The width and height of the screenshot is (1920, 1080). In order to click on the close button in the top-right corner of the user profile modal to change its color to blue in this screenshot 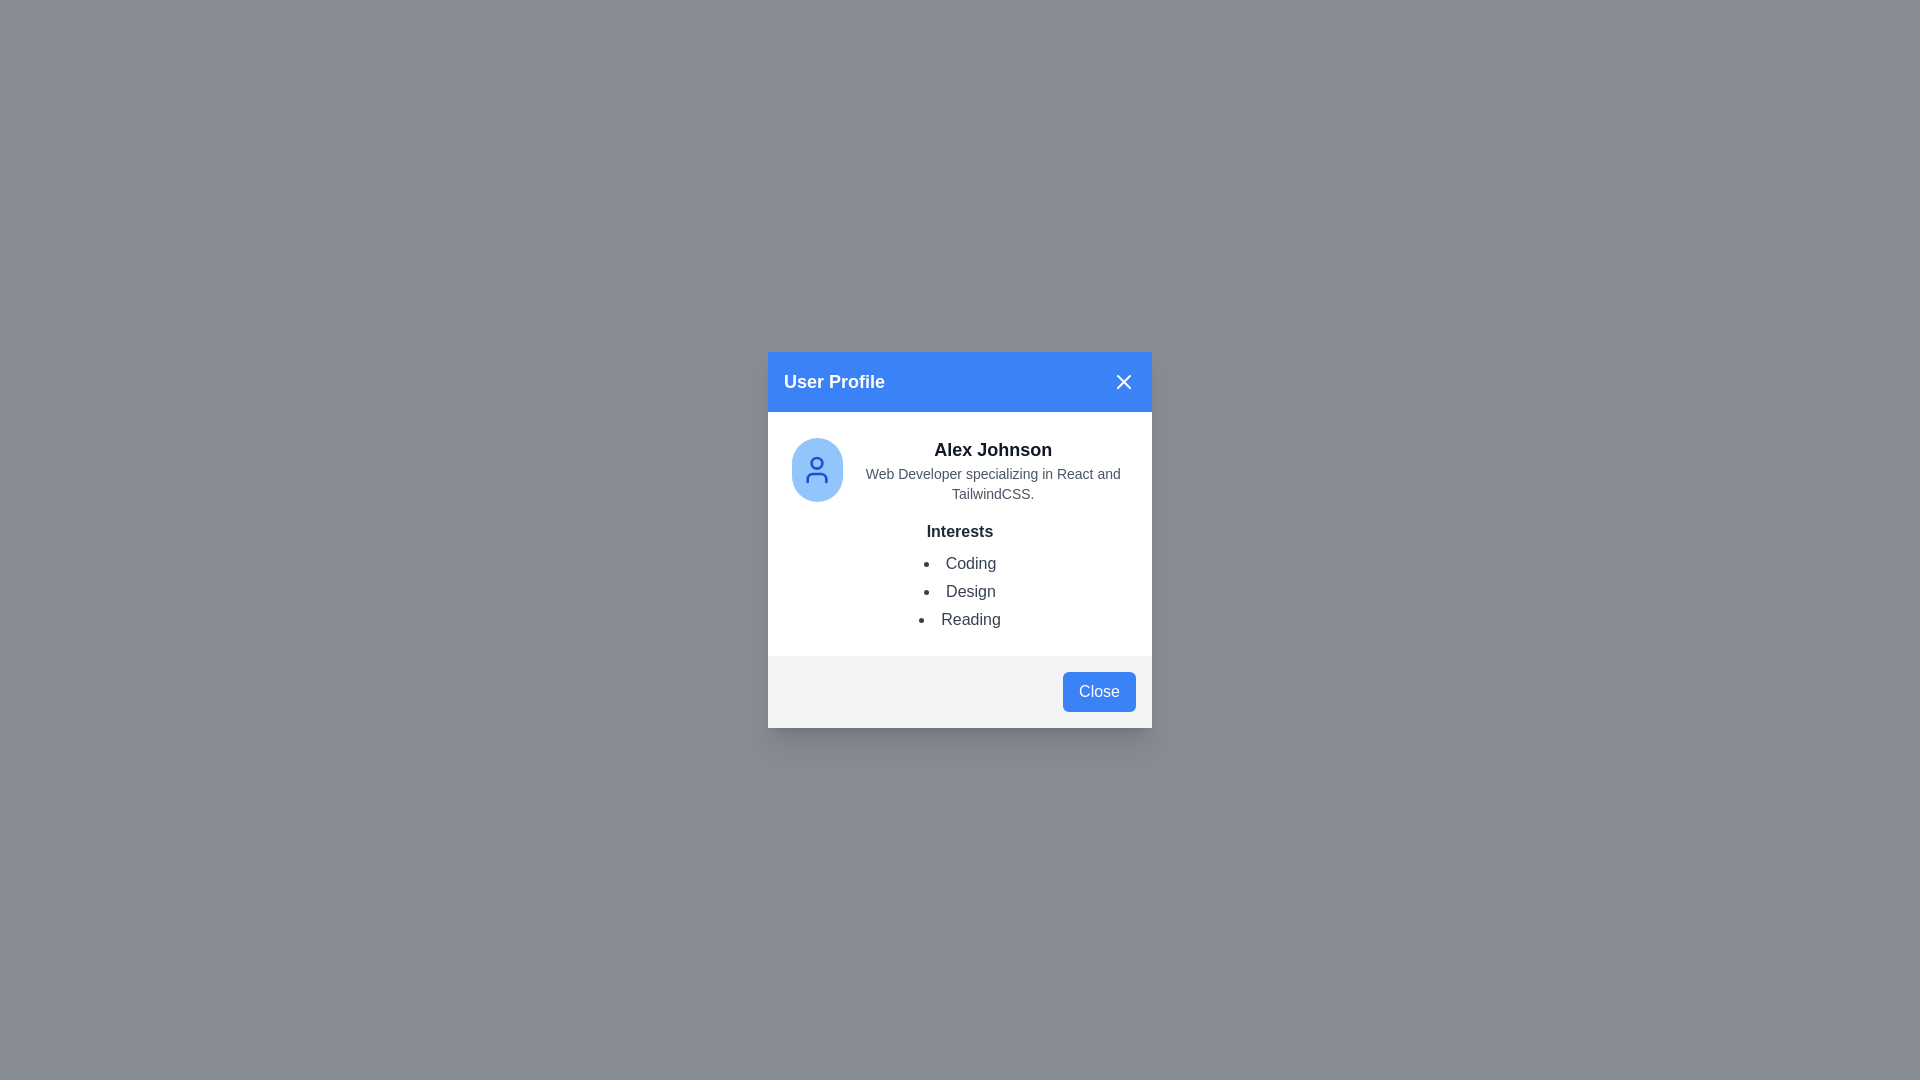, I will do `click(1123, 381)`.